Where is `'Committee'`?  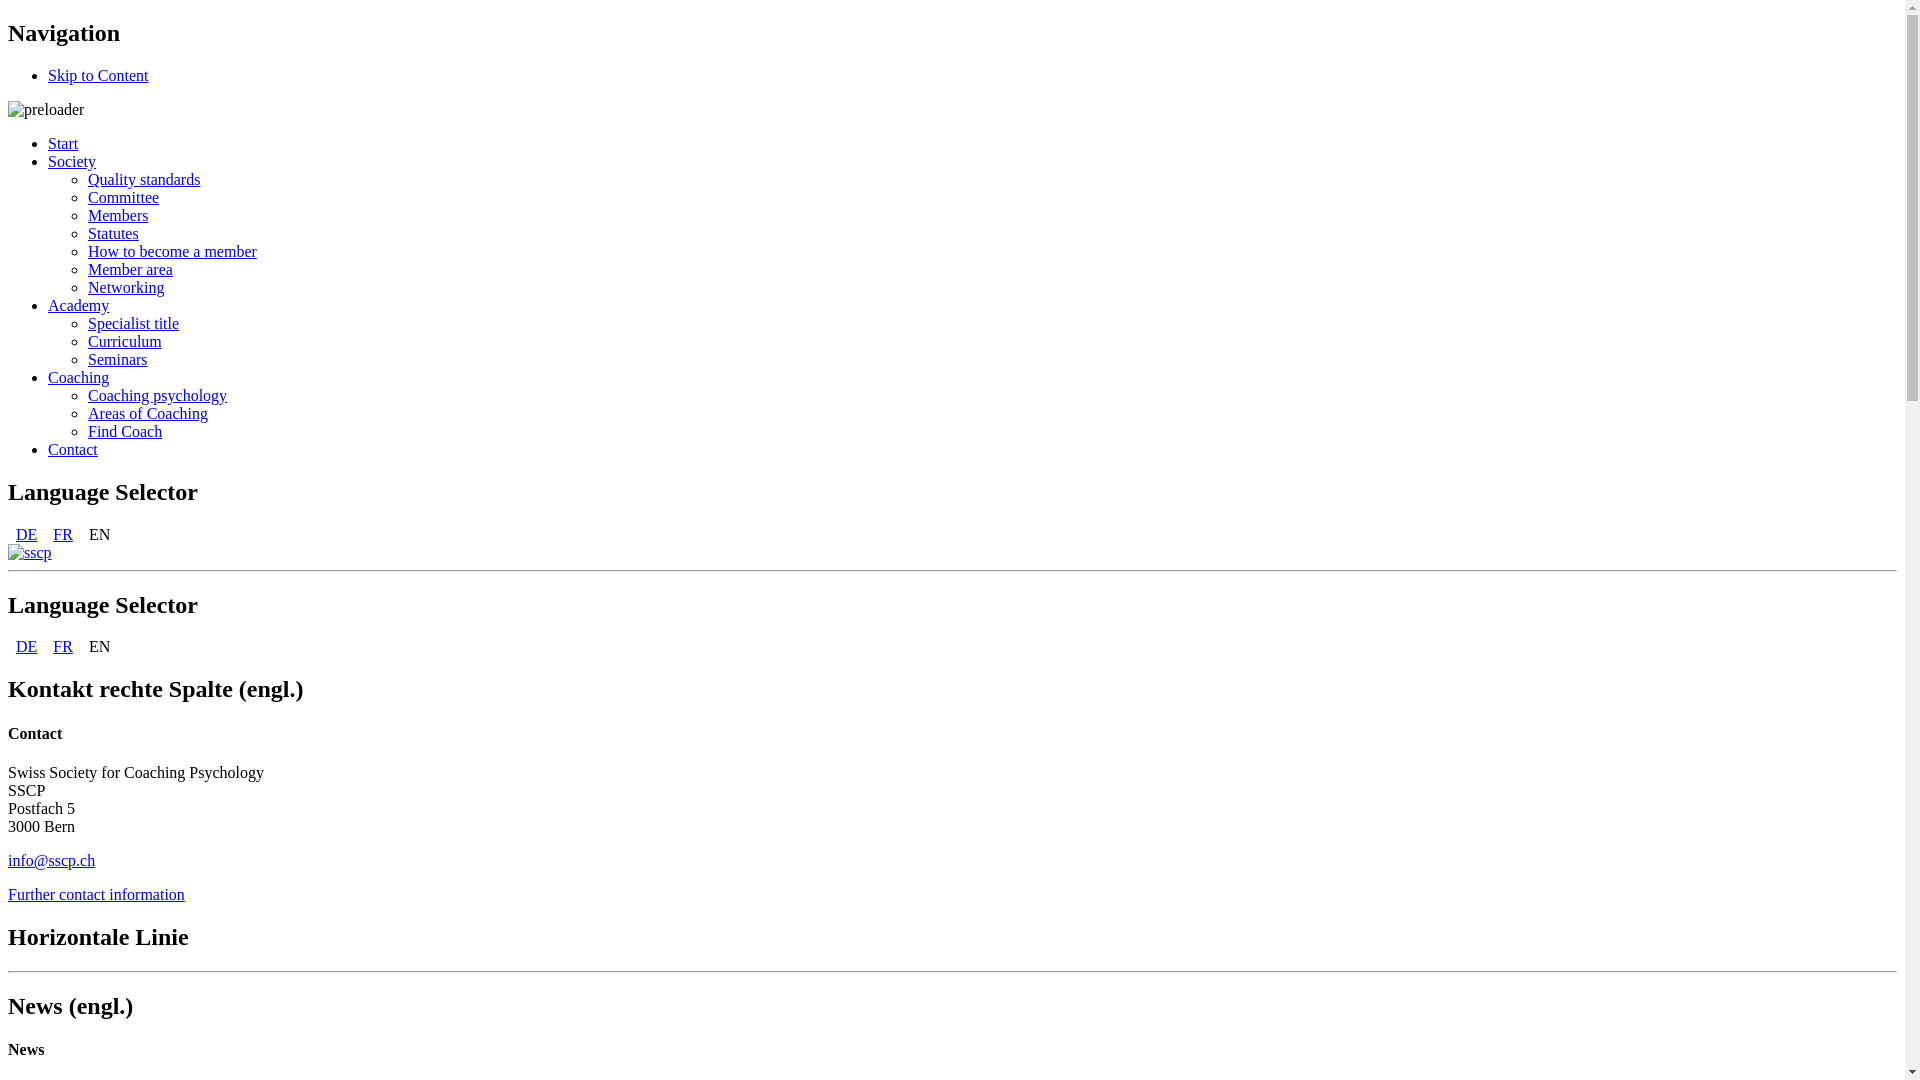
'Committee' is located at coordinates (122, 197).